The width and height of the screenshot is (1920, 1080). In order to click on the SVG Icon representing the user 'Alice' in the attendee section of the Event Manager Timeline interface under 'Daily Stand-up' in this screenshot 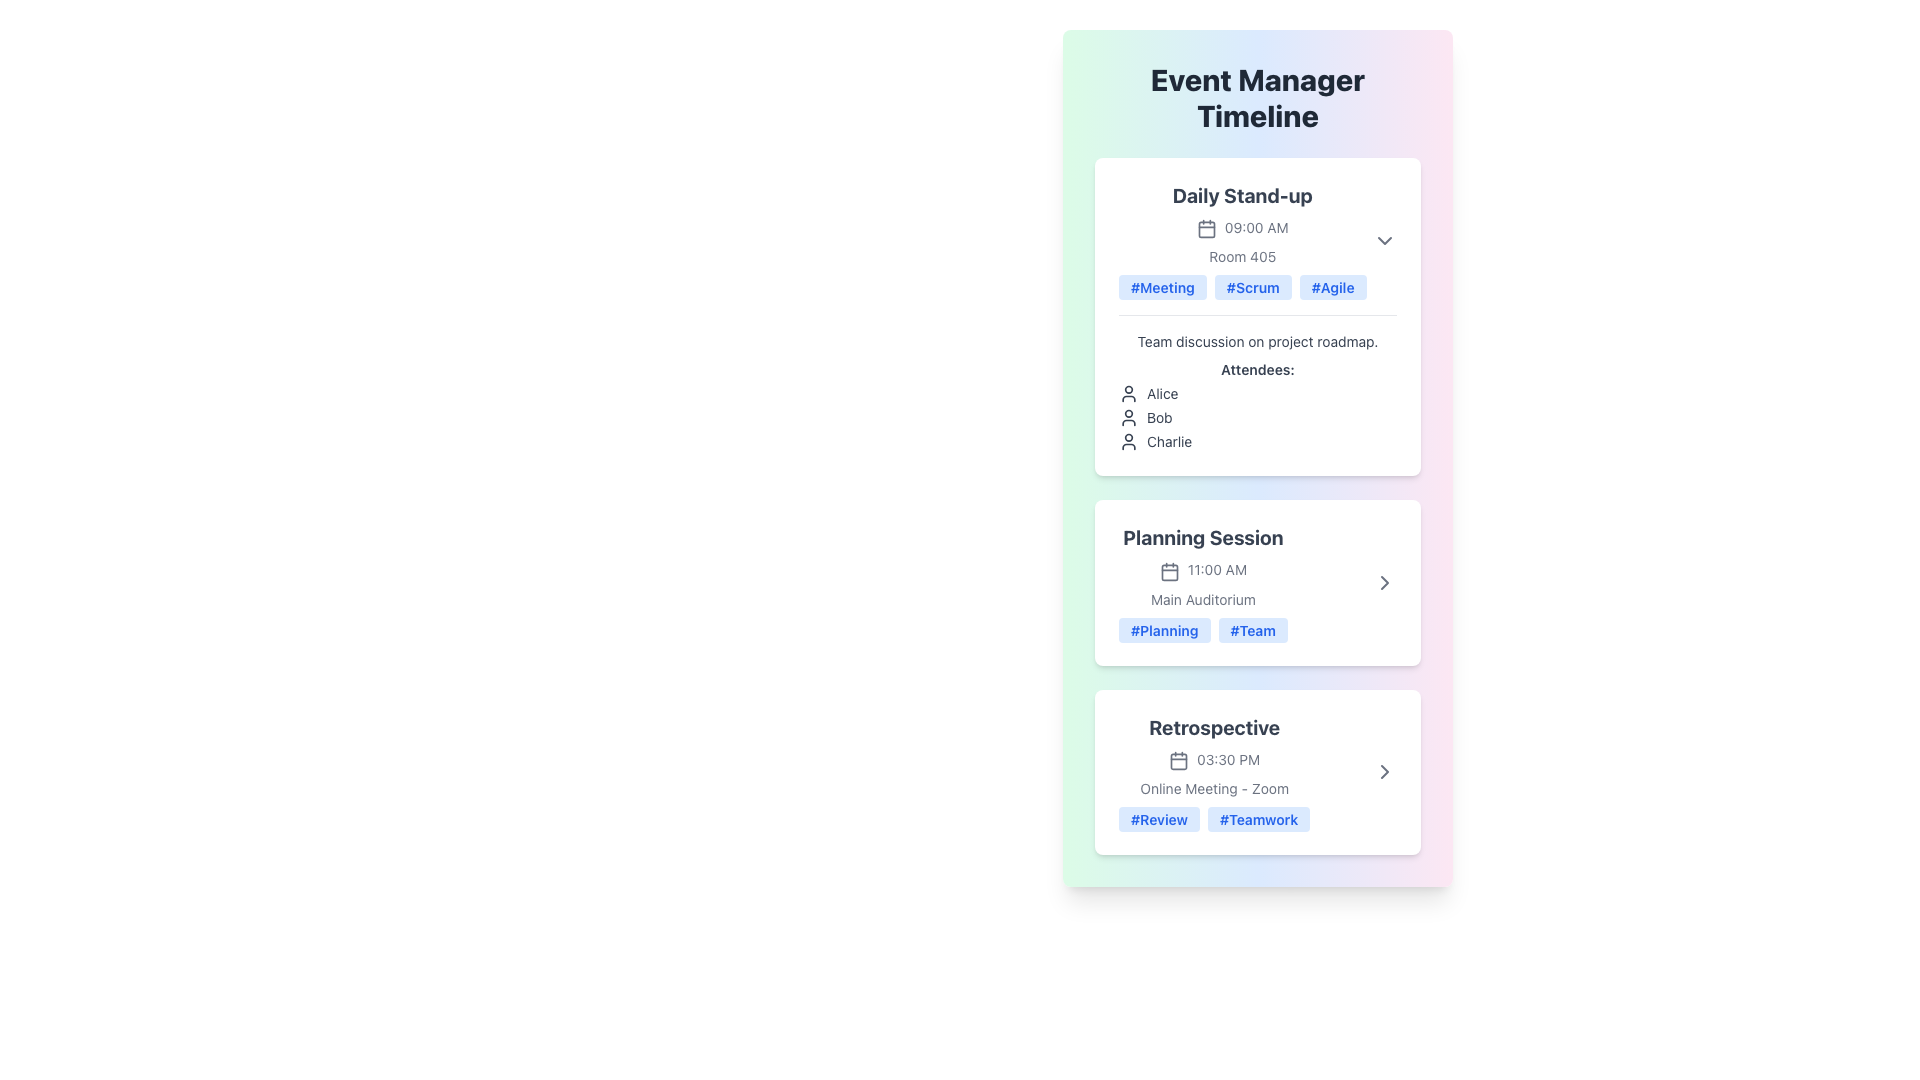, I will do `click(1128, 393)`.